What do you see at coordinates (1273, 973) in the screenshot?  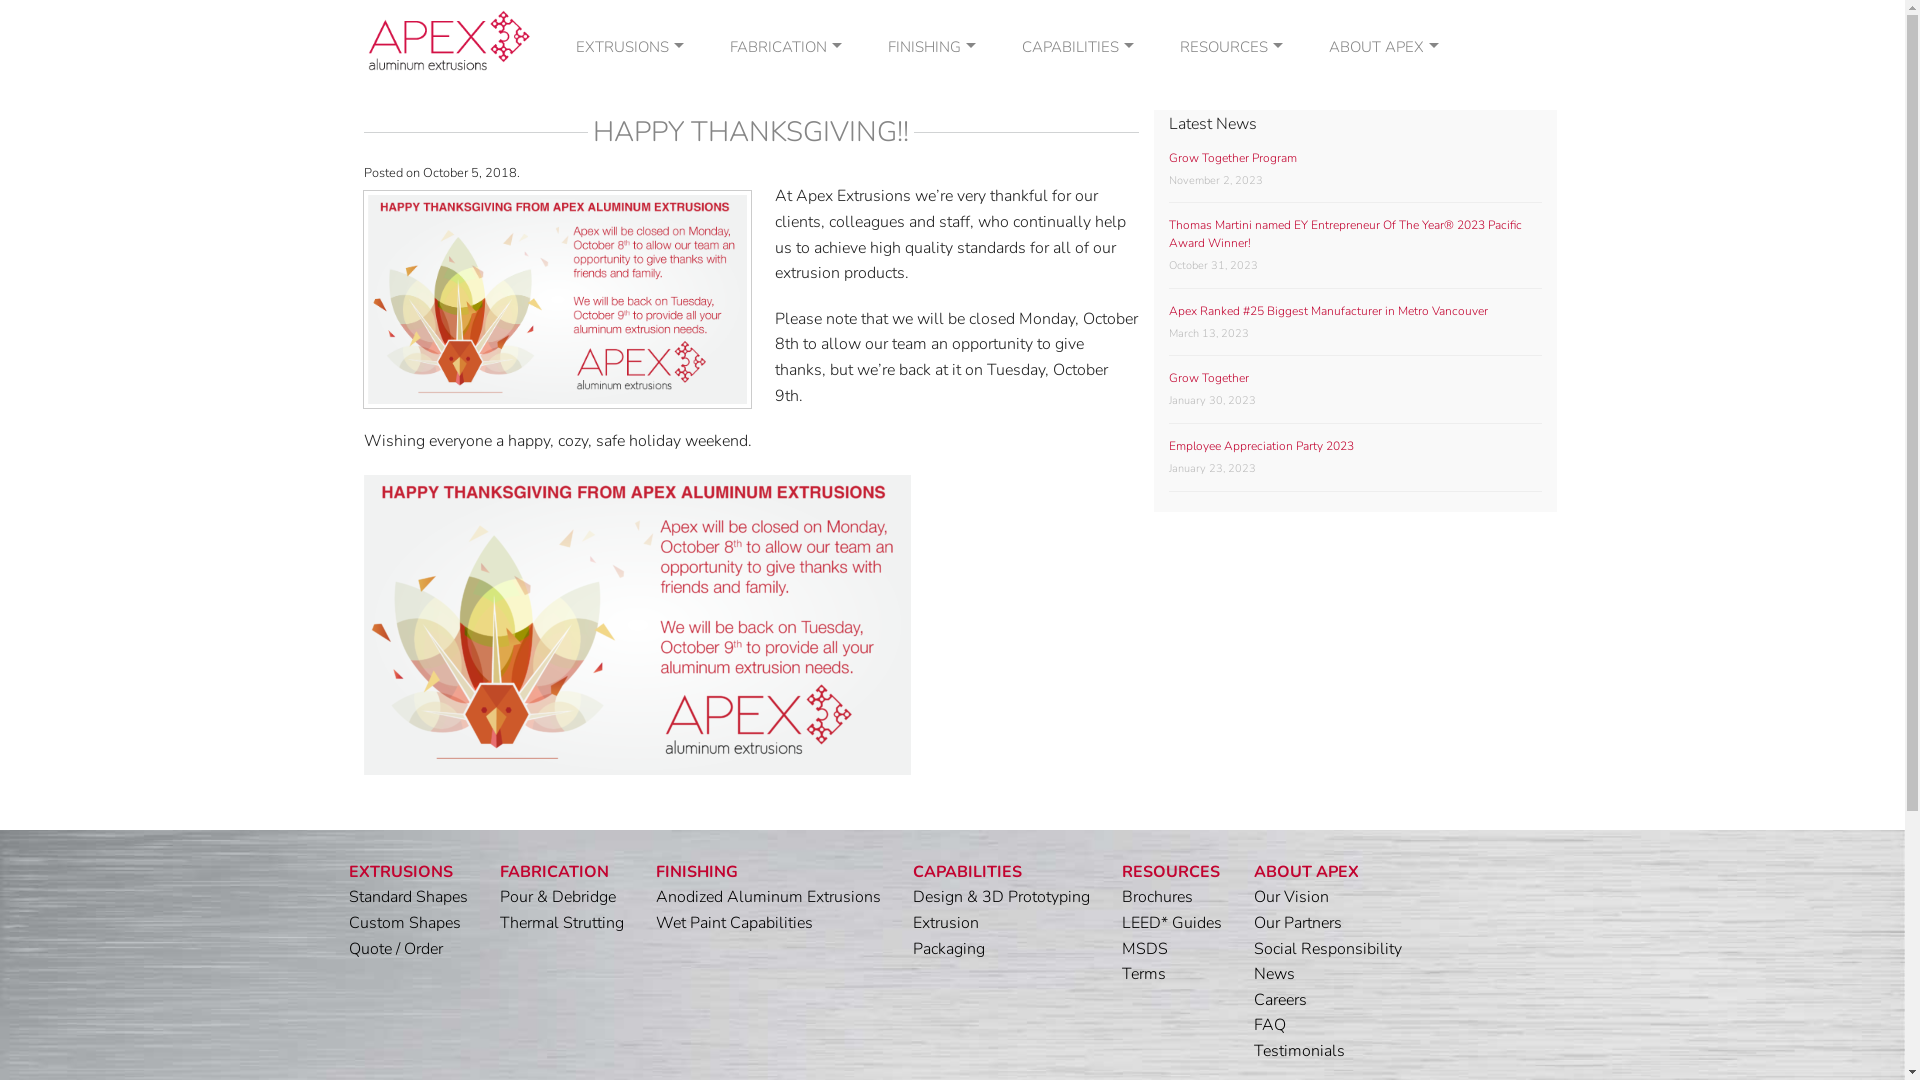 I see `'News'` at bounding box center [1273, 973].